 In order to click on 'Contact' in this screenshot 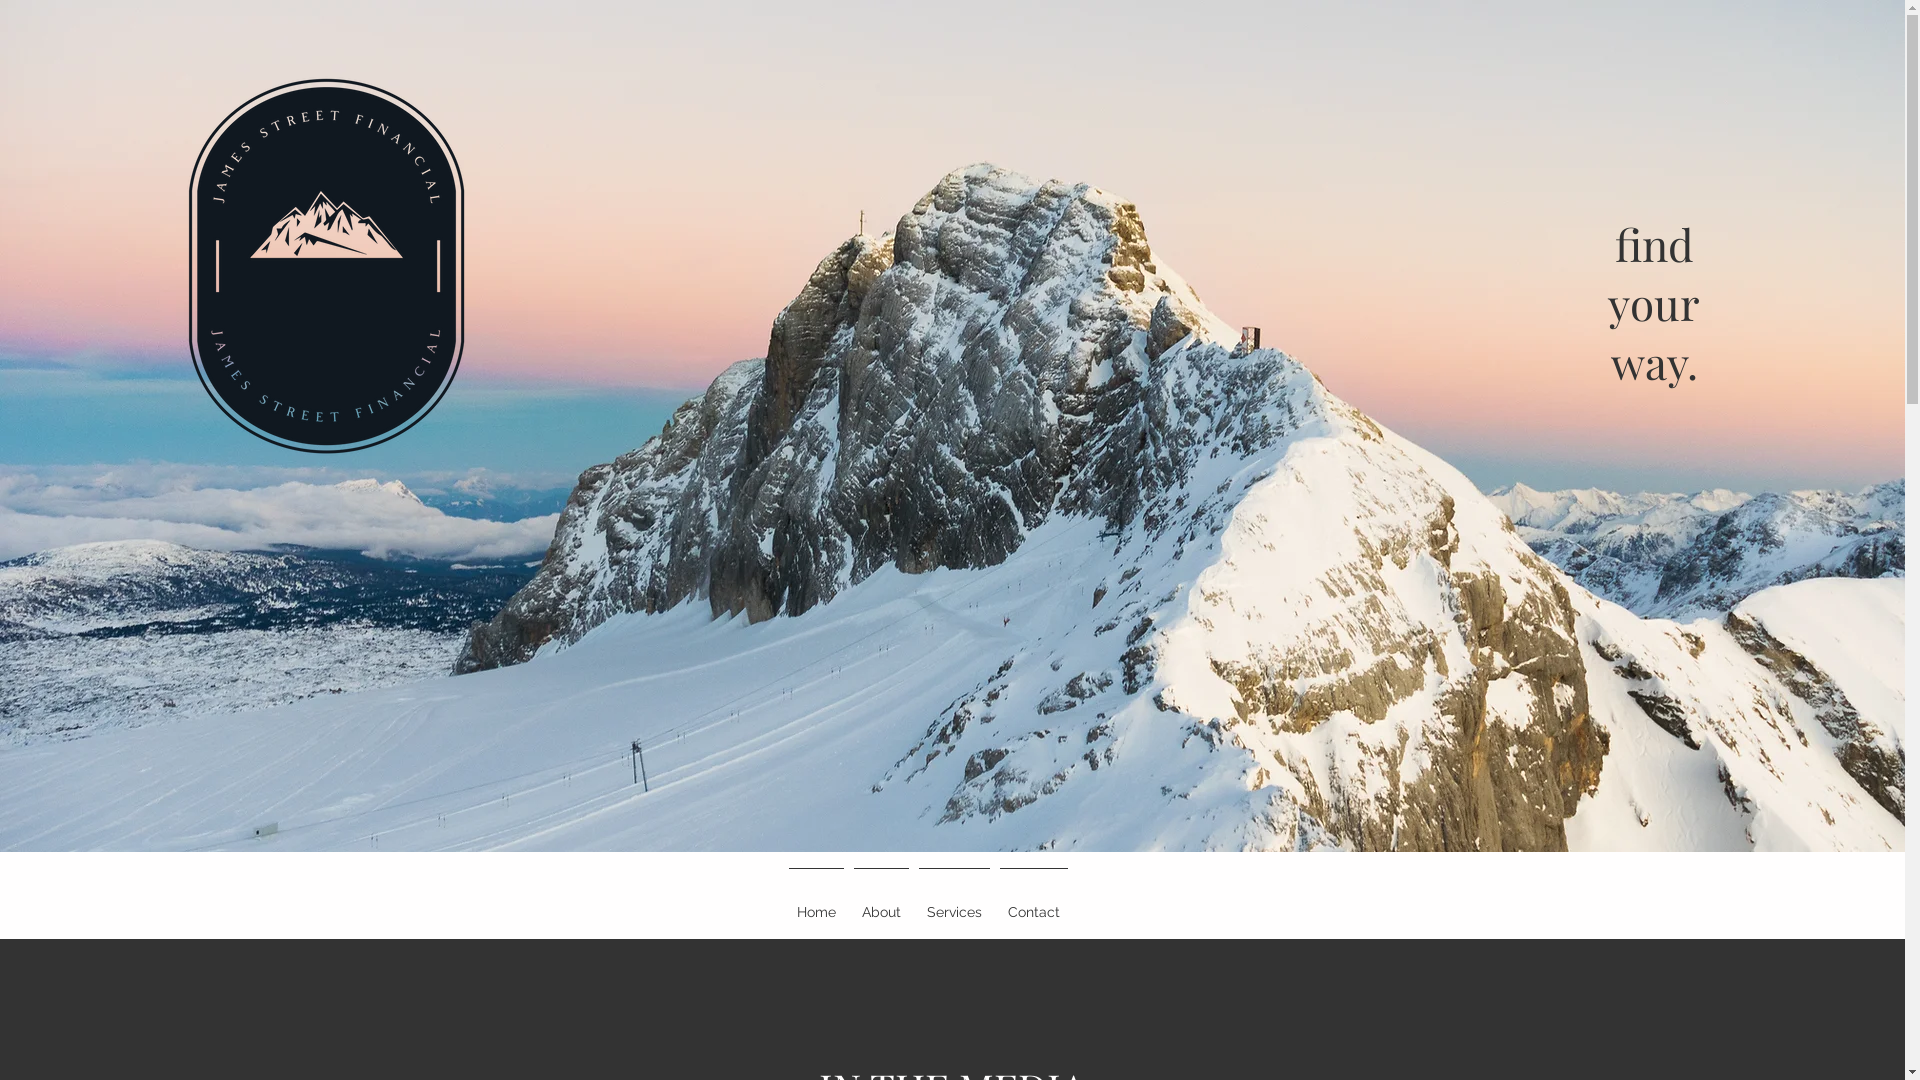, I will do `click(1032, 903)`.